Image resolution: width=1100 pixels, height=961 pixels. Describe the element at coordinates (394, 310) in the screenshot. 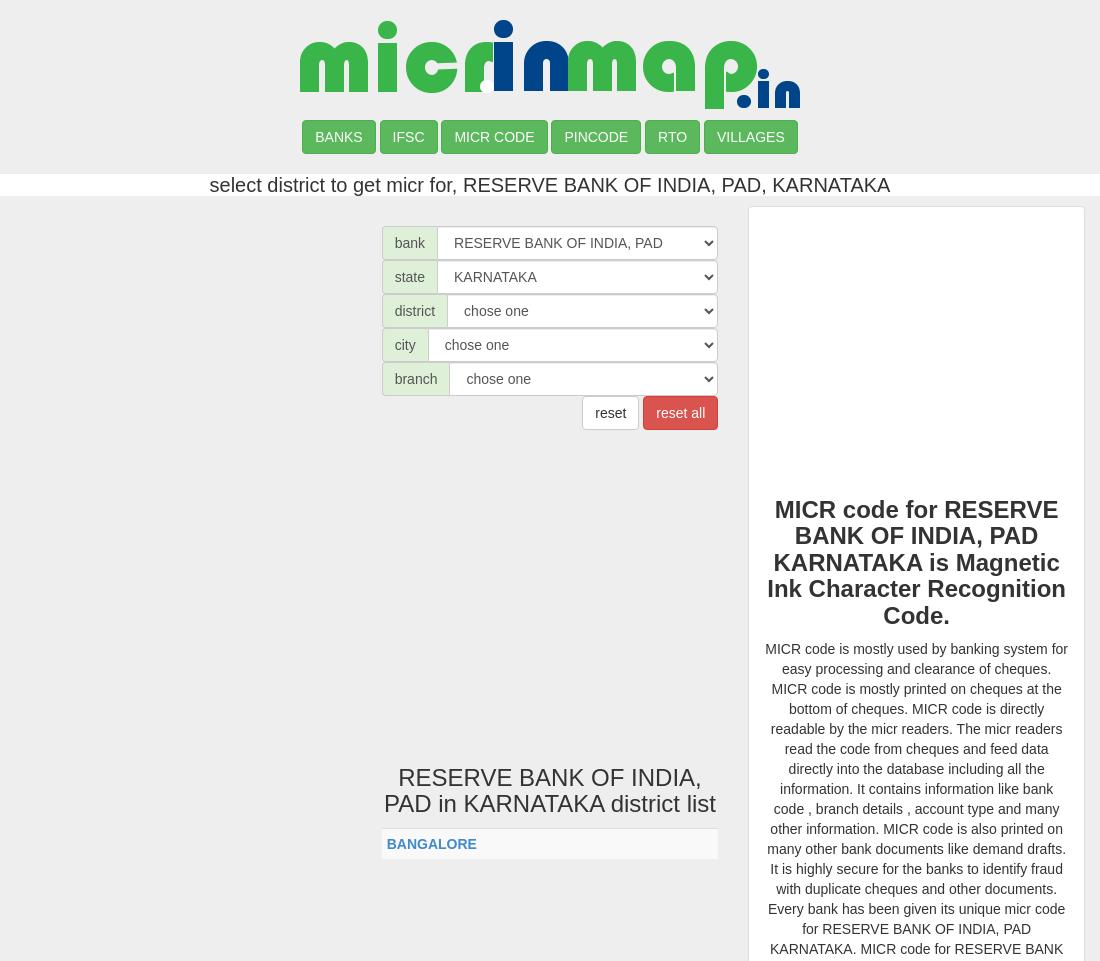

I see `'district'` at that location.